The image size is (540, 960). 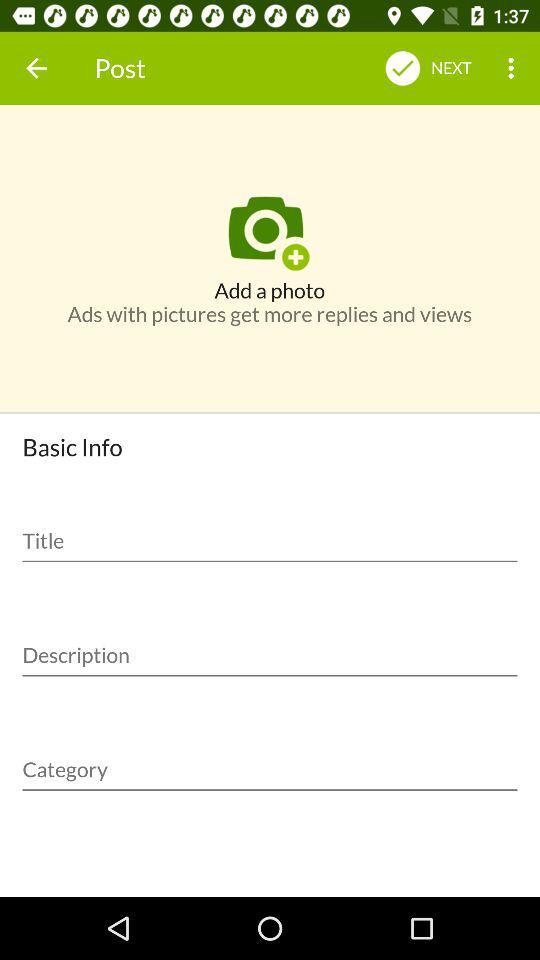 What do you see at coordinates (36, 68) in the screenshot?
I see `the icon to the left of the post item` at bounding box center [36, 68].